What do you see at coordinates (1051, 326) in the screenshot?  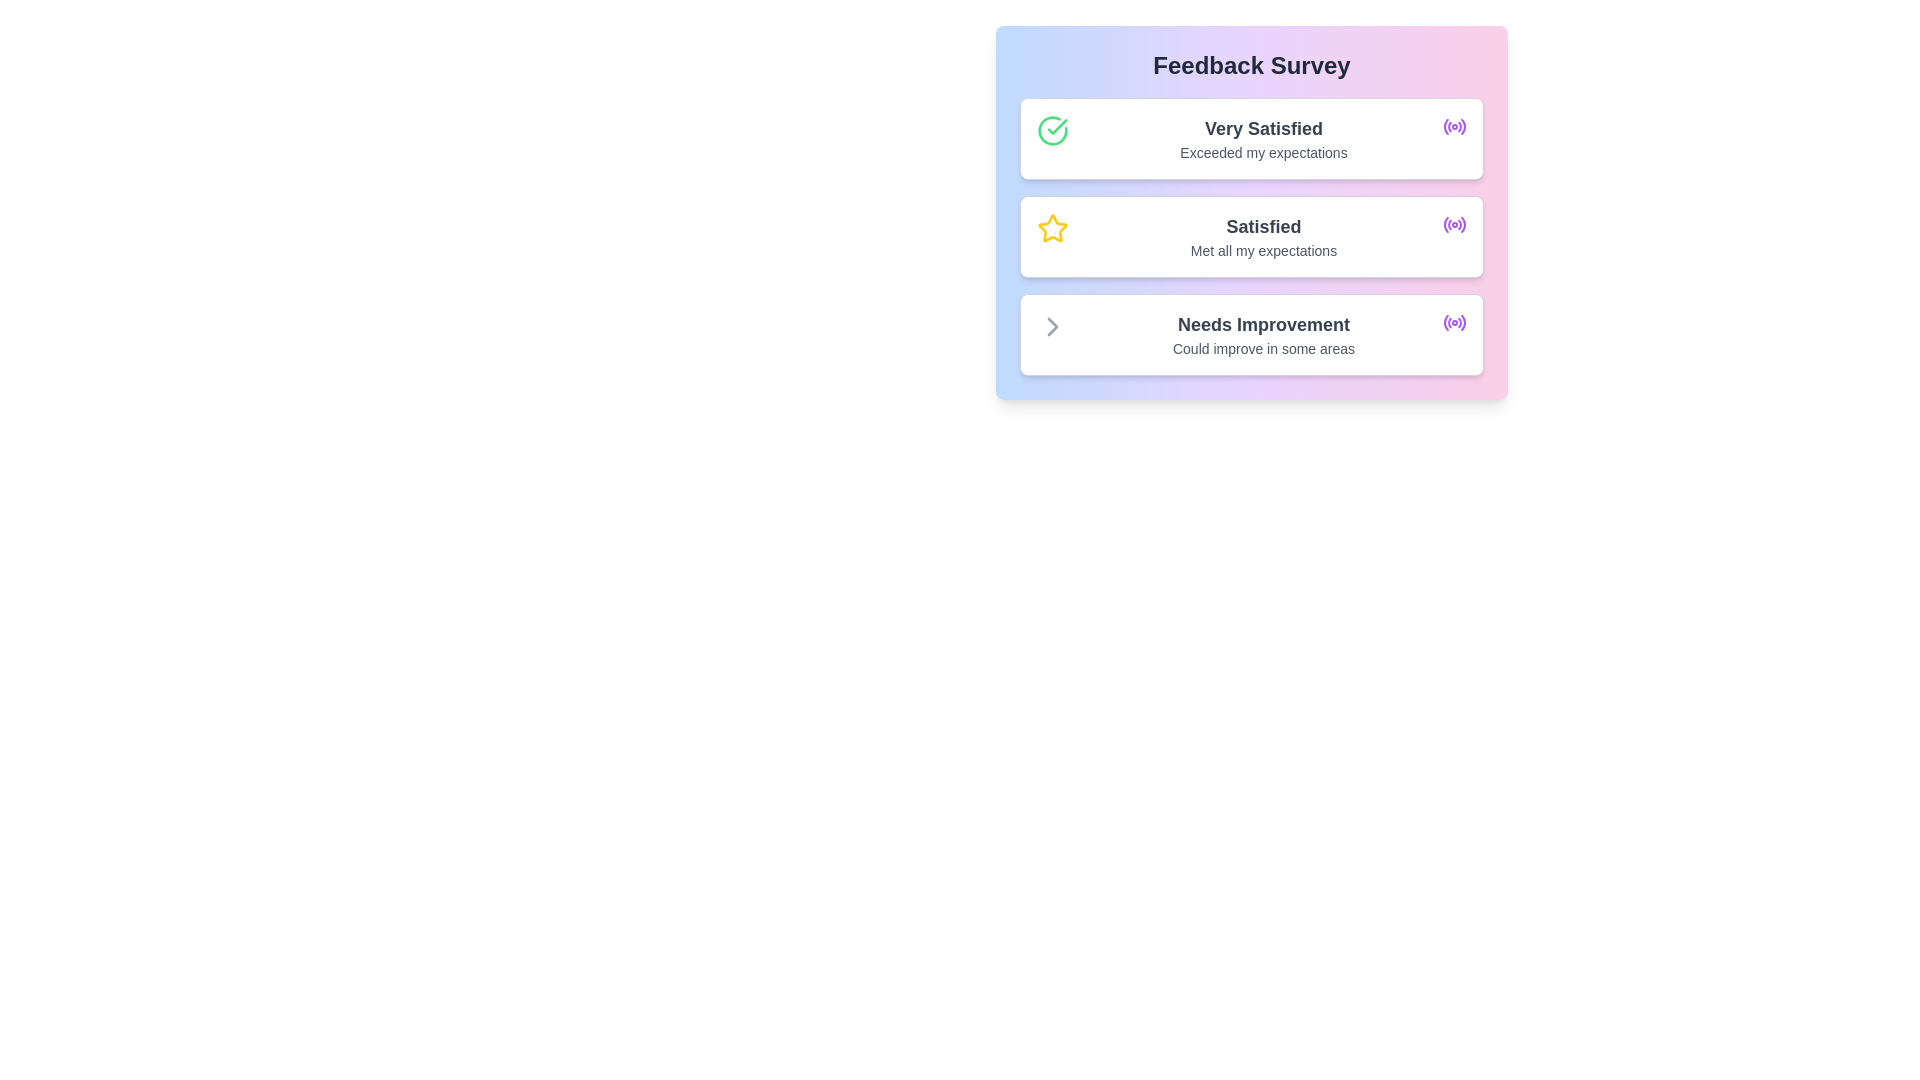 I see `the chevron icon located in the lower left corner of the 'Needs Improvement' card in the feedback survey interface to interact with the directional navigation feature` at bounding box center [1051, 326].